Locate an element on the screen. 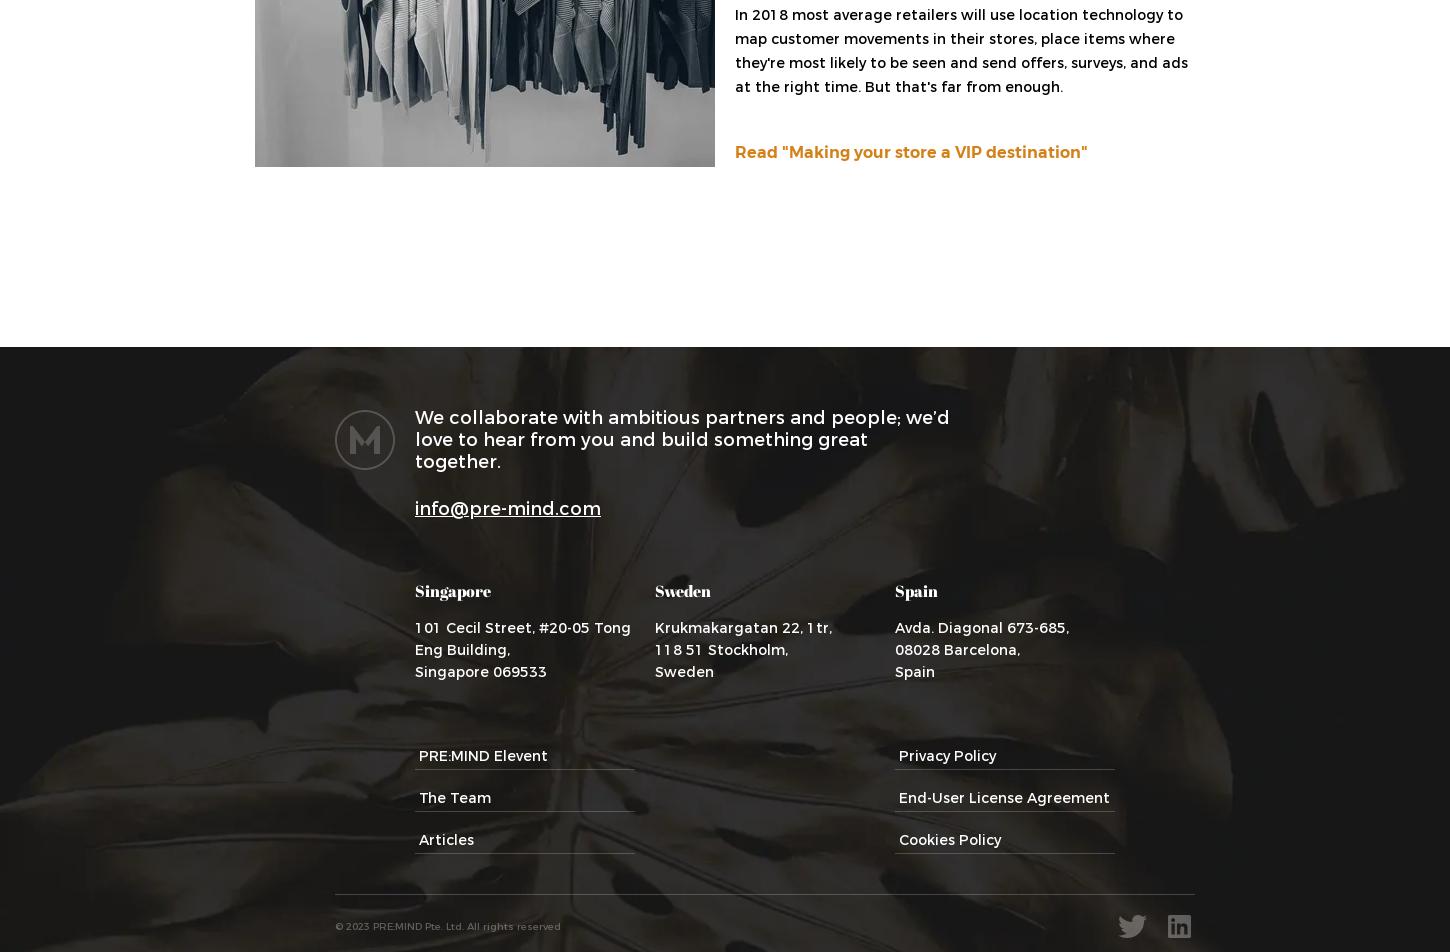 The image size is (1450, 952). '118 51 Stockholm,' is located at coordinates (720, 650).